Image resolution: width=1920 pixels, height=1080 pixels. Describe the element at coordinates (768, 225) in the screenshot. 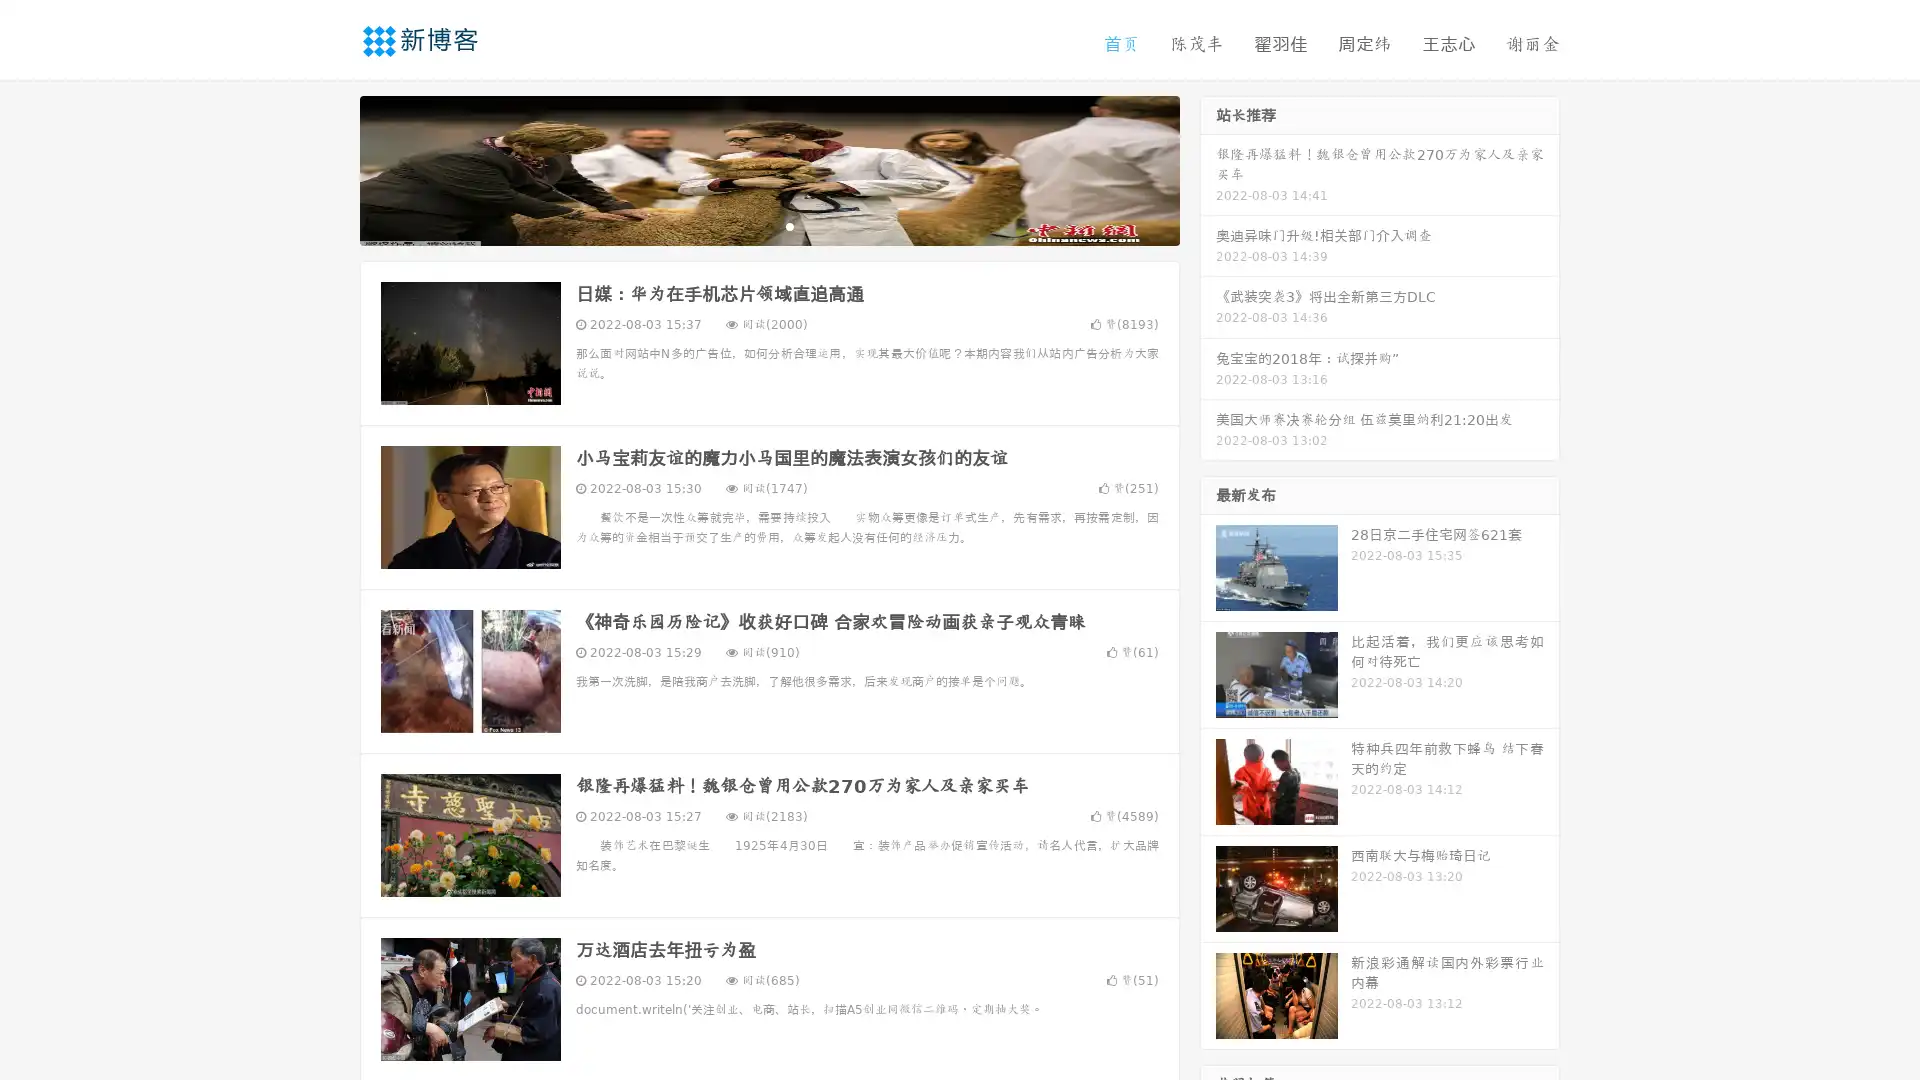

I see `Go to slide 2` at that location.